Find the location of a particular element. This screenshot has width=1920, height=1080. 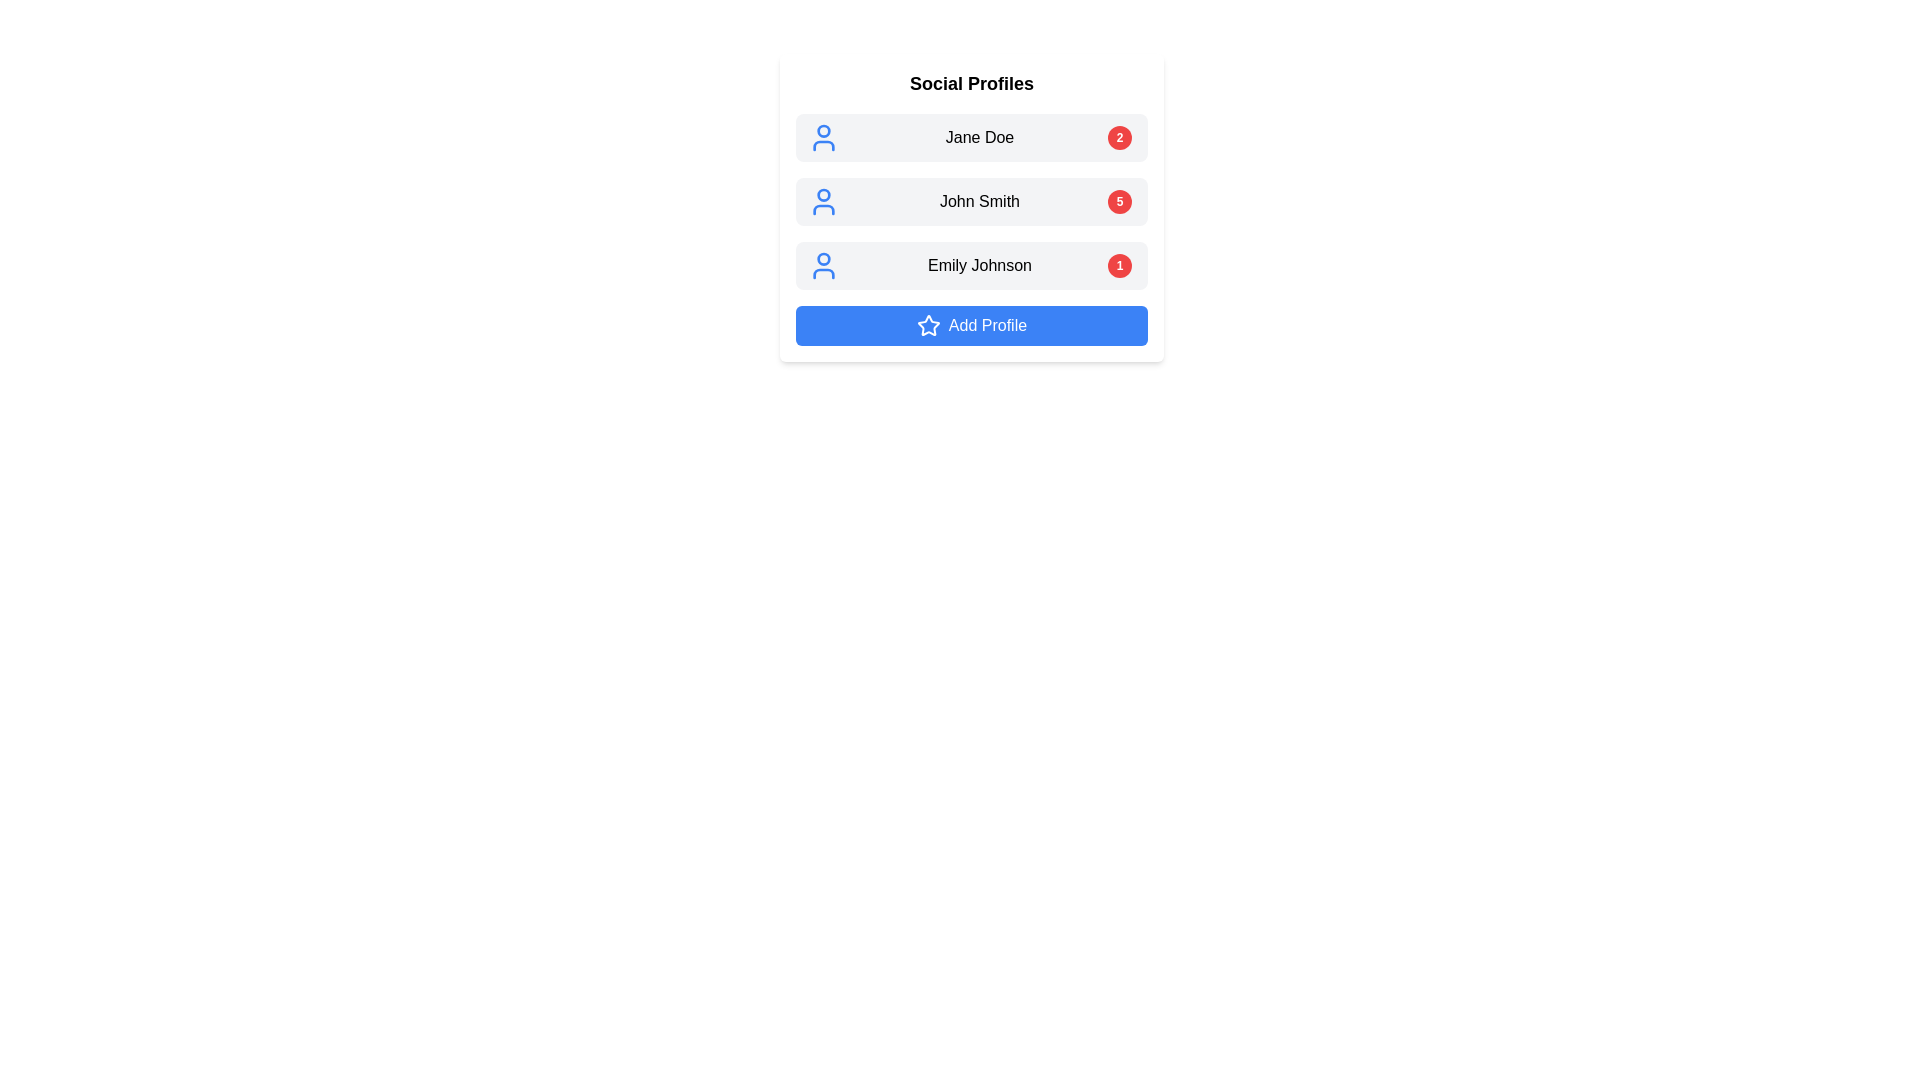

the Notification Badge, which is a circular badge with a red background and white text displaying the number '1', positioned to the right of the 'Emily Johnson' text label is located at coordinates (1118, 265).